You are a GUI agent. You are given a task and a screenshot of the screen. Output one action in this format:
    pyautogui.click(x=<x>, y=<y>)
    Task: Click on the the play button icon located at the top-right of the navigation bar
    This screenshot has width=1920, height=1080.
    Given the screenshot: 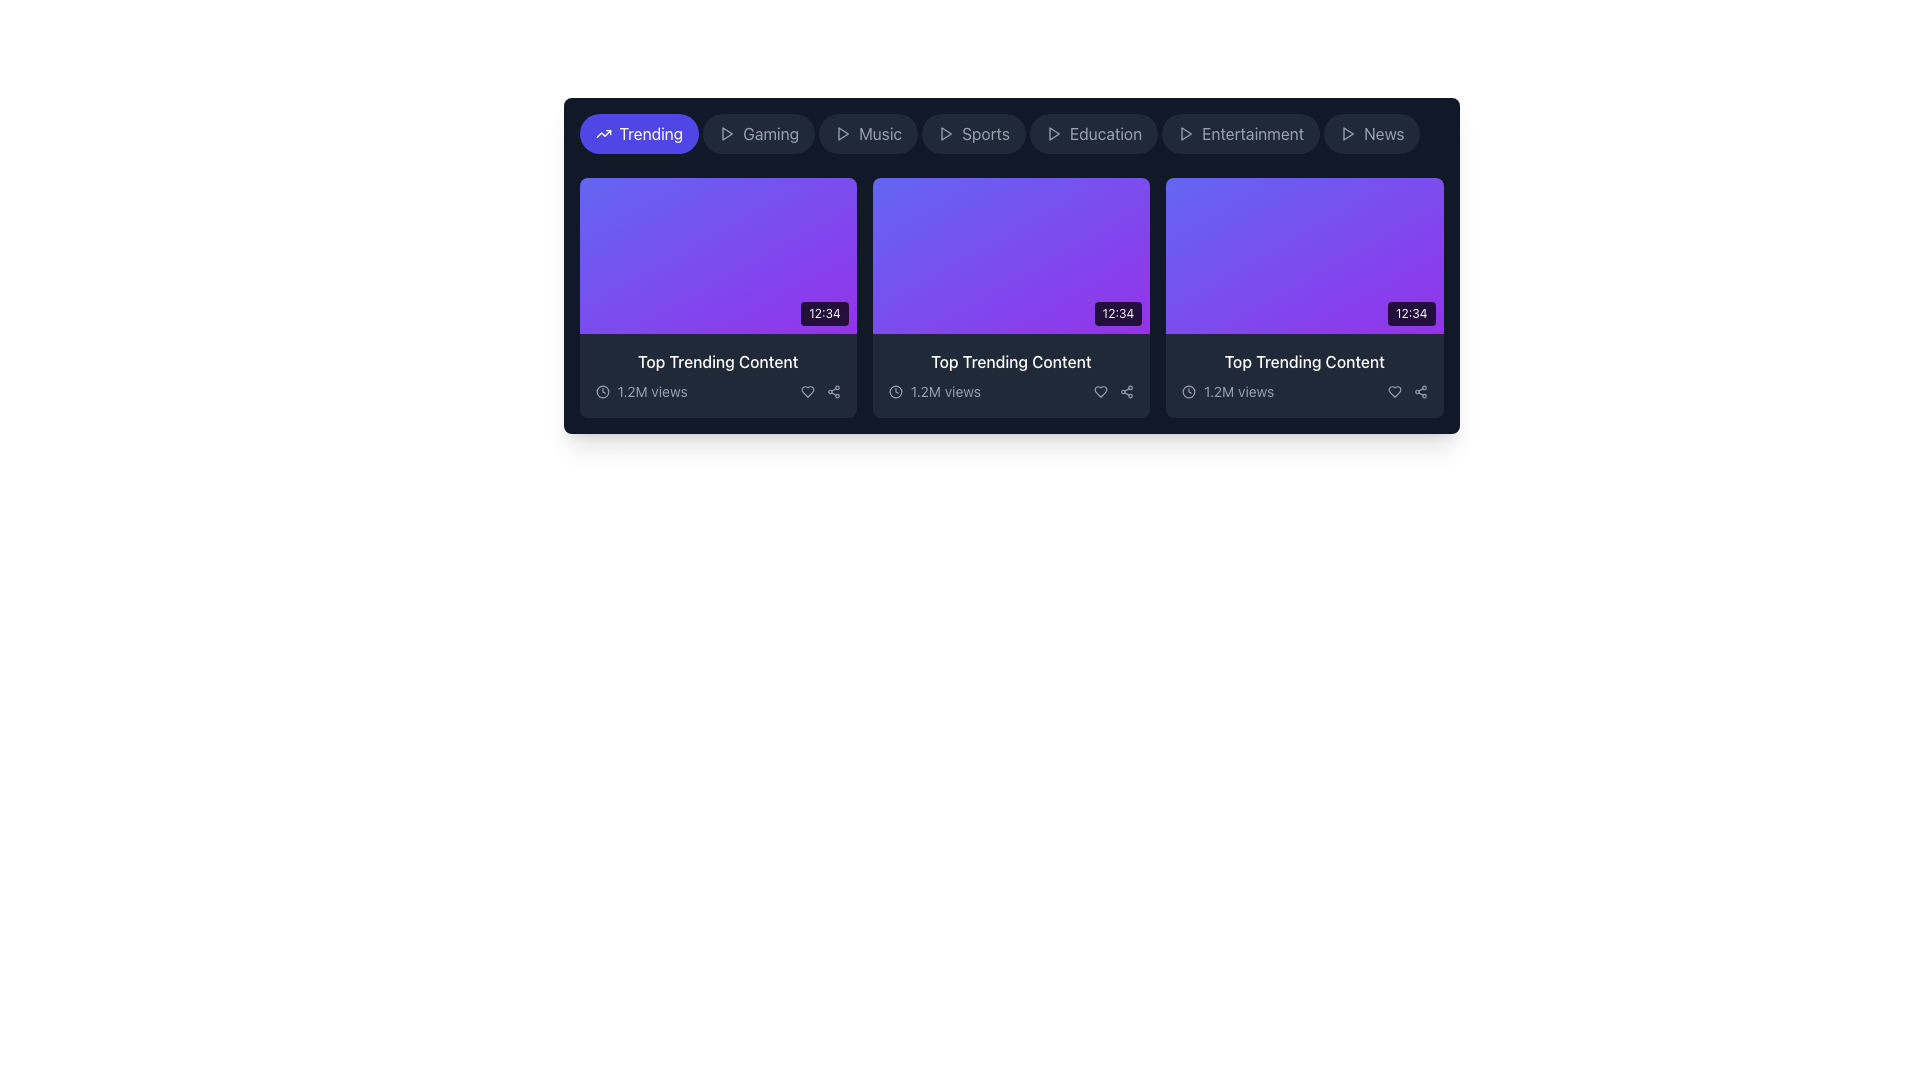 What is the action you would take?
    pyautogui.click(x=1348, y=134)
    